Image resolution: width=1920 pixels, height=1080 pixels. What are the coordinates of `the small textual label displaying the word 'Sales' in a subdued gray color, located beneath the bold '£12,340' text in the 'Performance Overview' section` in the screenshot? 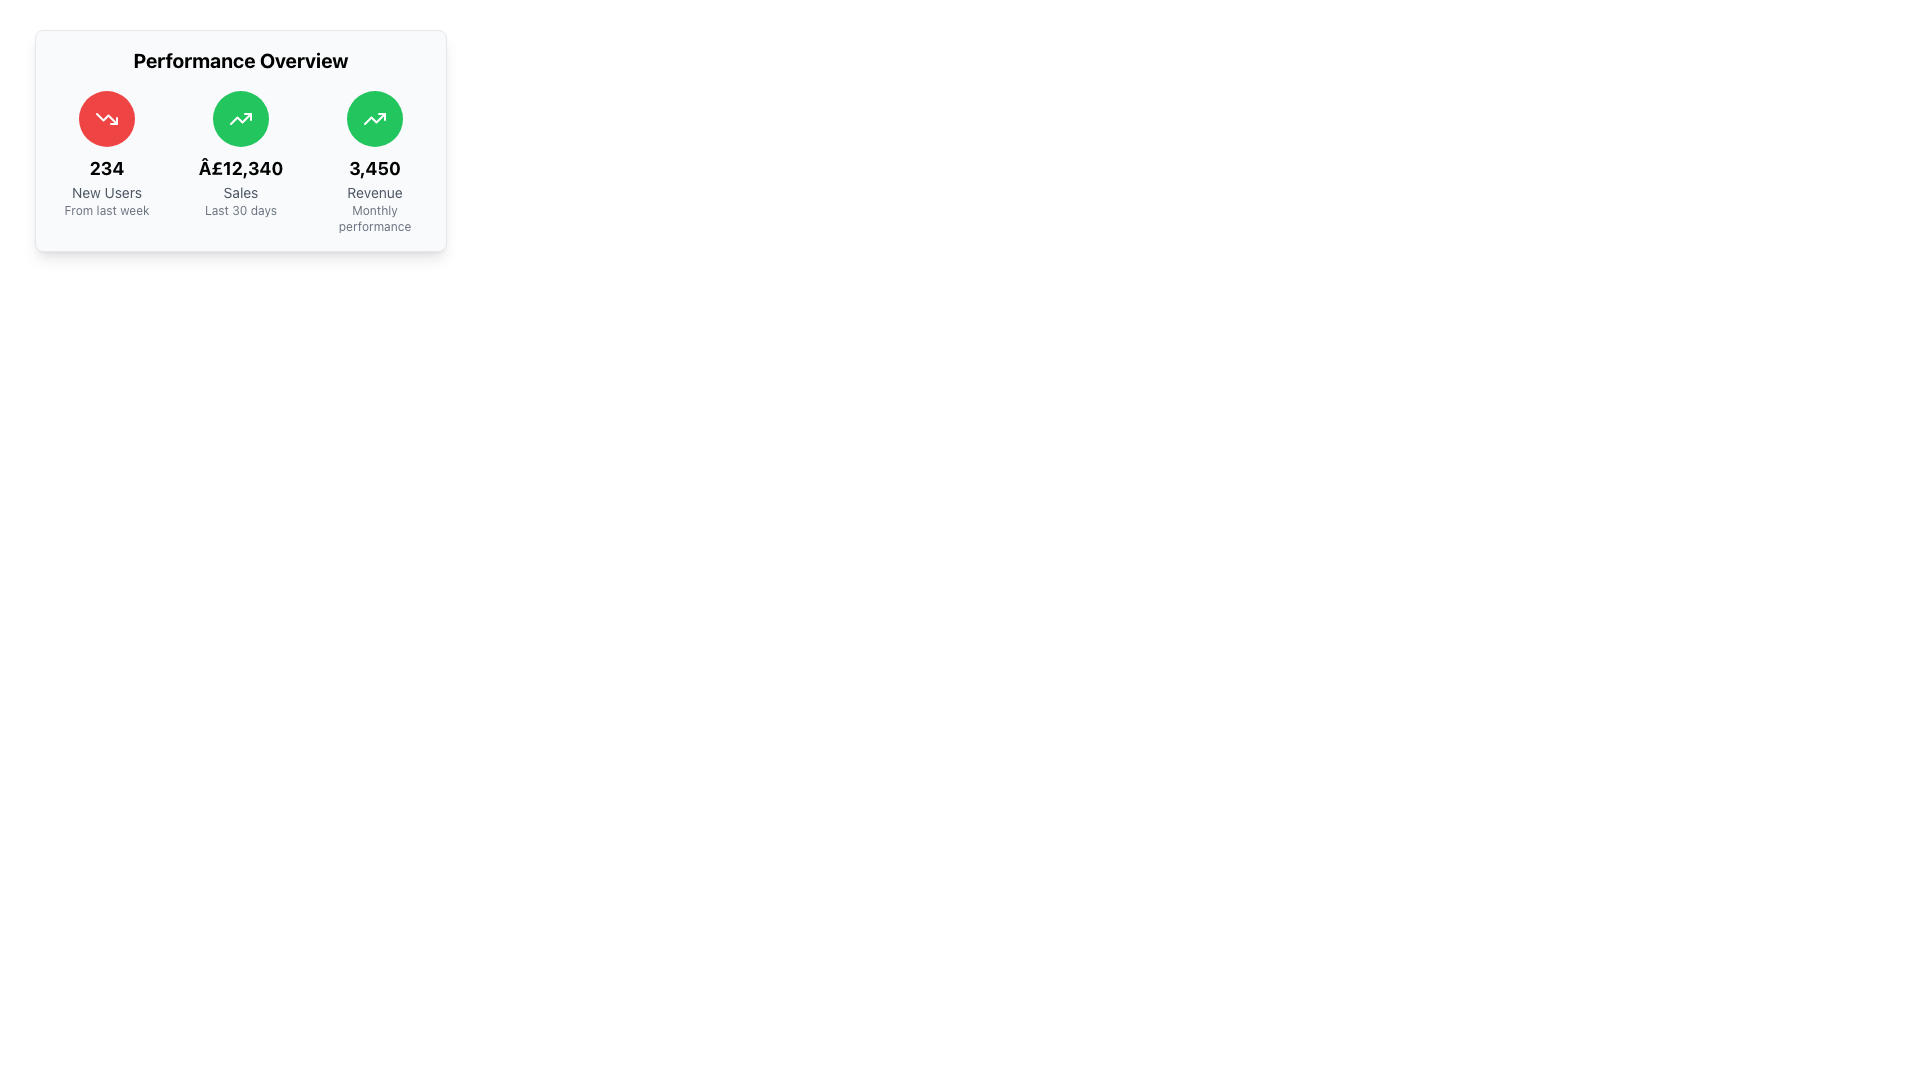 It's located at (240, 192).